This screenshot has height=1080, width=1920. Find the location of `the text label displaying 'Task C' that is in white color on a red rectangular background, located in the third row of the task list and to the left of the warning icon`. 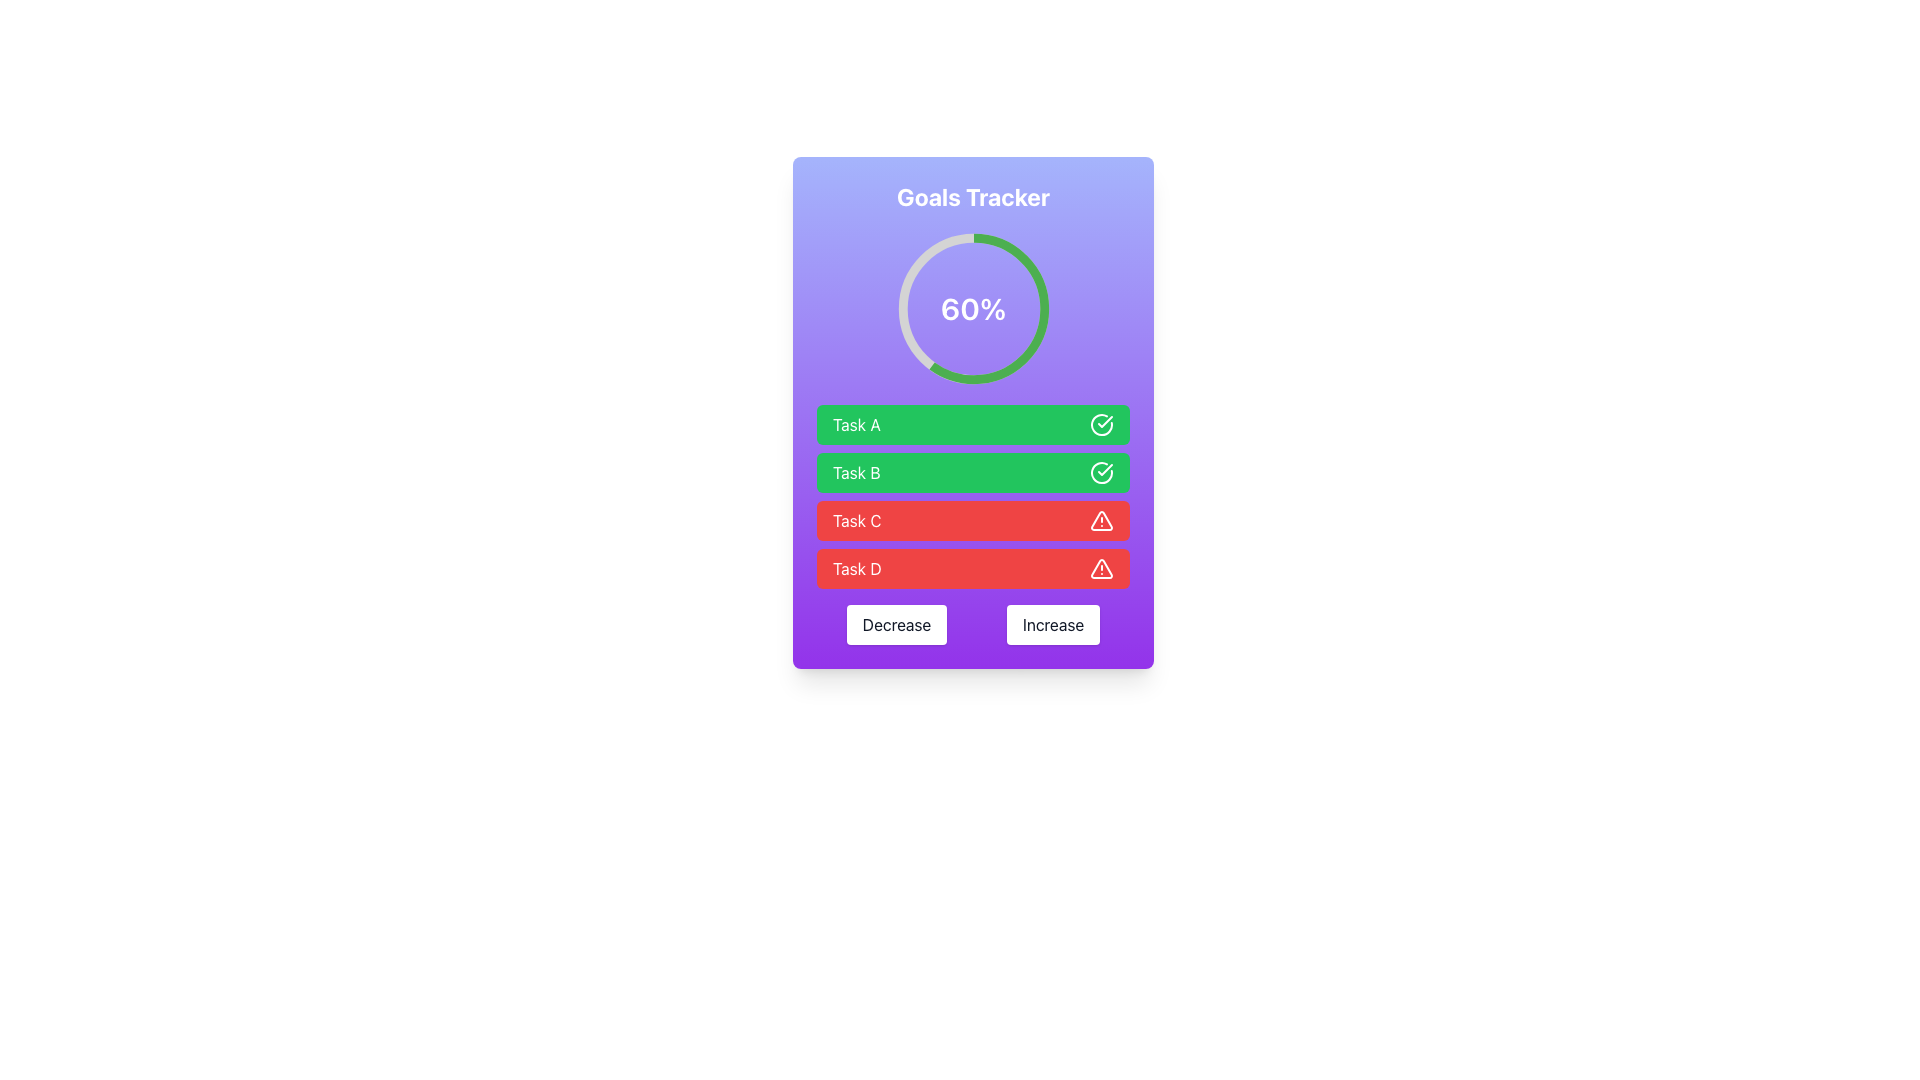

the text label displaying 'Task C' that is in white color on a red rectangular background, located in the third row of the task list and to the left of the warning icon is located at coordinates (857, 519).